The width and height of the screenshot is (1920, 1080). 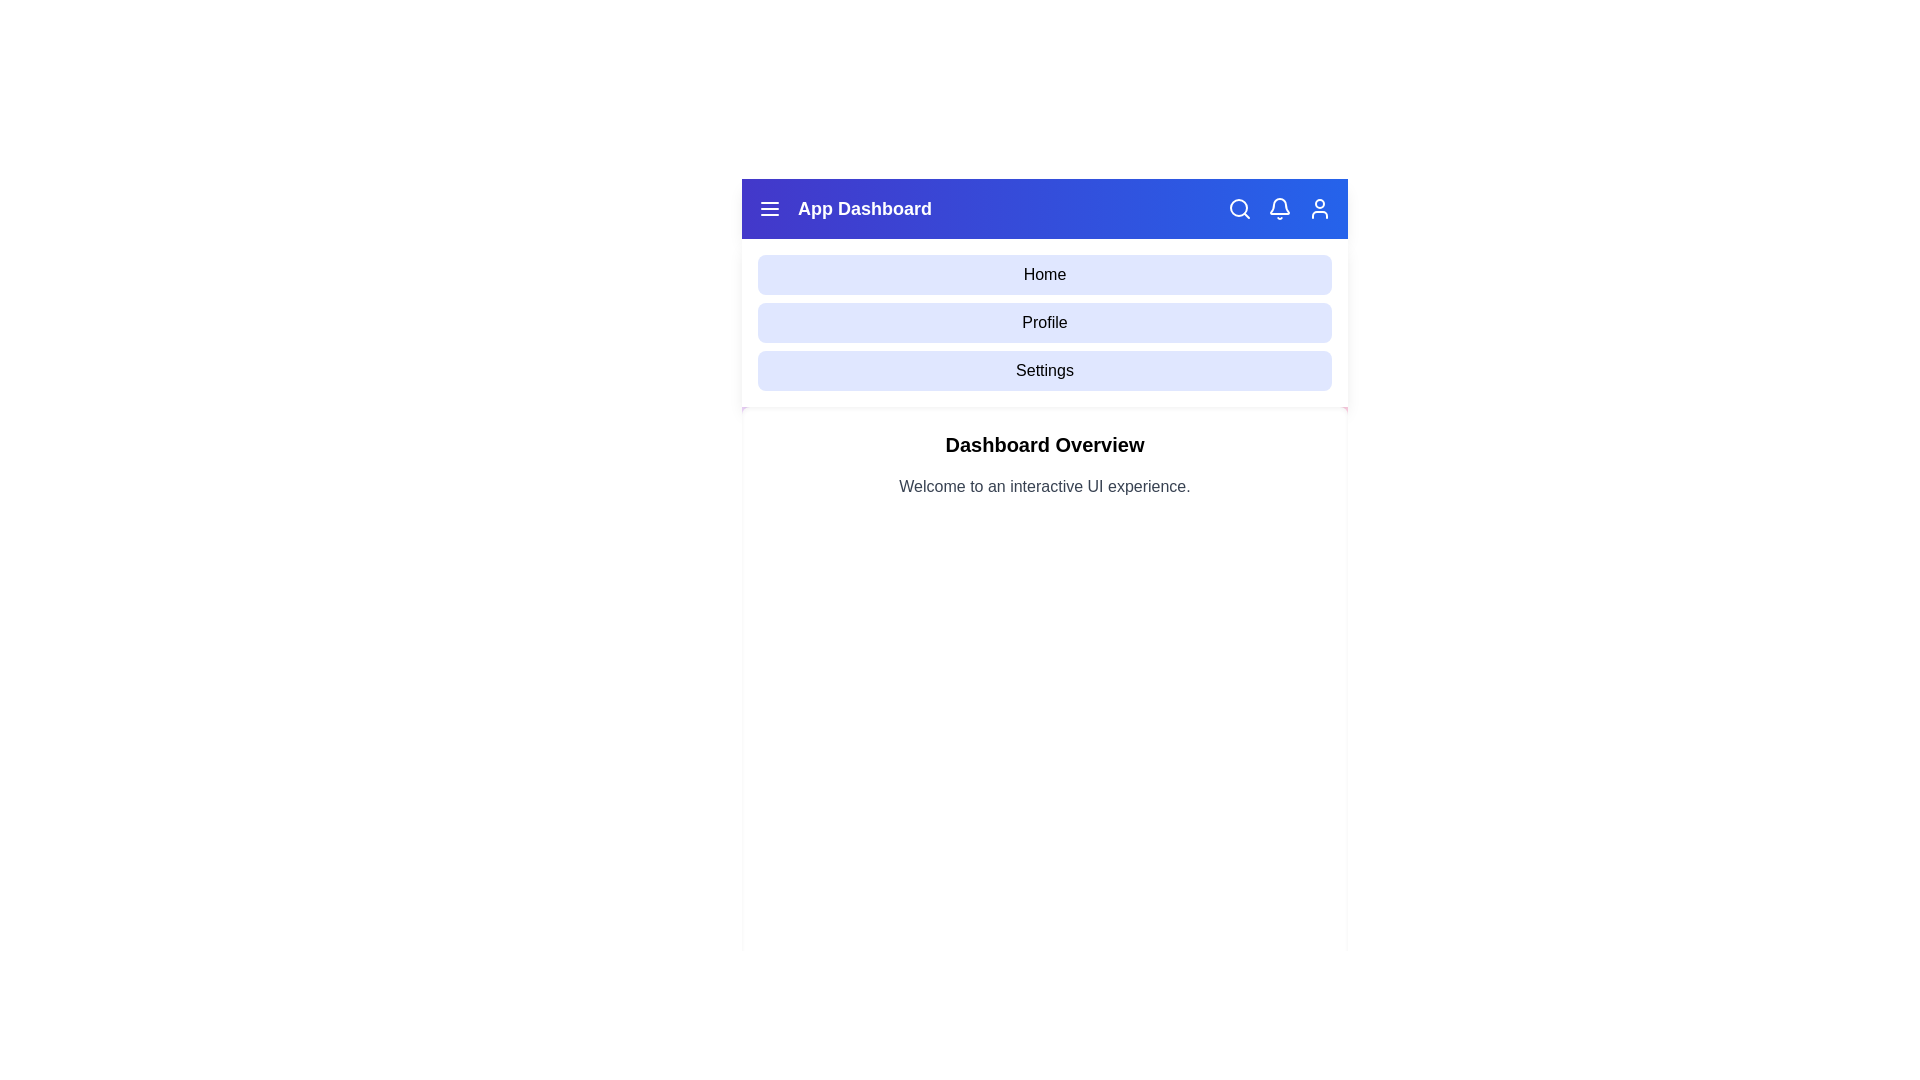 What do you see at coordinates (768, 208) in the screenshot?
I see `the menu toggle button to toggle the menu visibility` at bounding box center [768, 208].